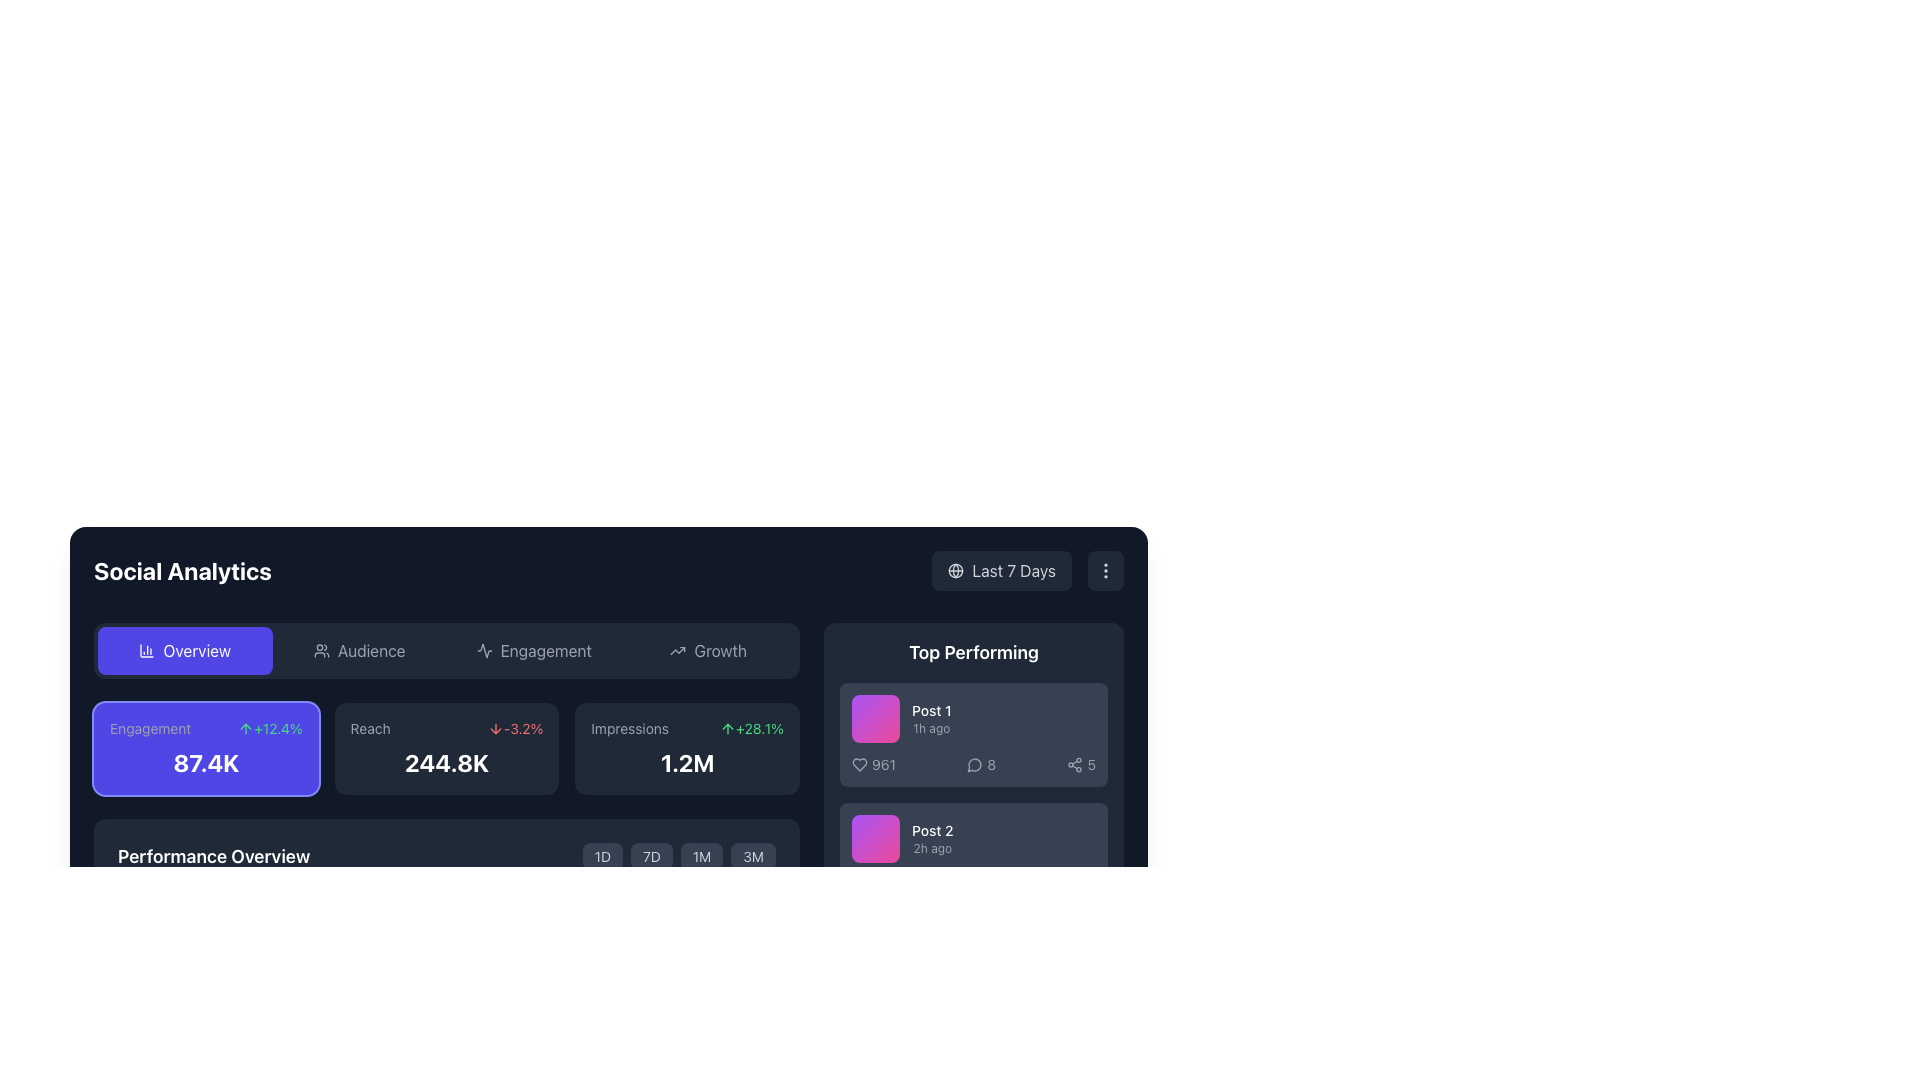  What do you see at coordinates (651, 855) in the screenshot?
I see `the button labeled '7D'` at bounding box center [651, 855].